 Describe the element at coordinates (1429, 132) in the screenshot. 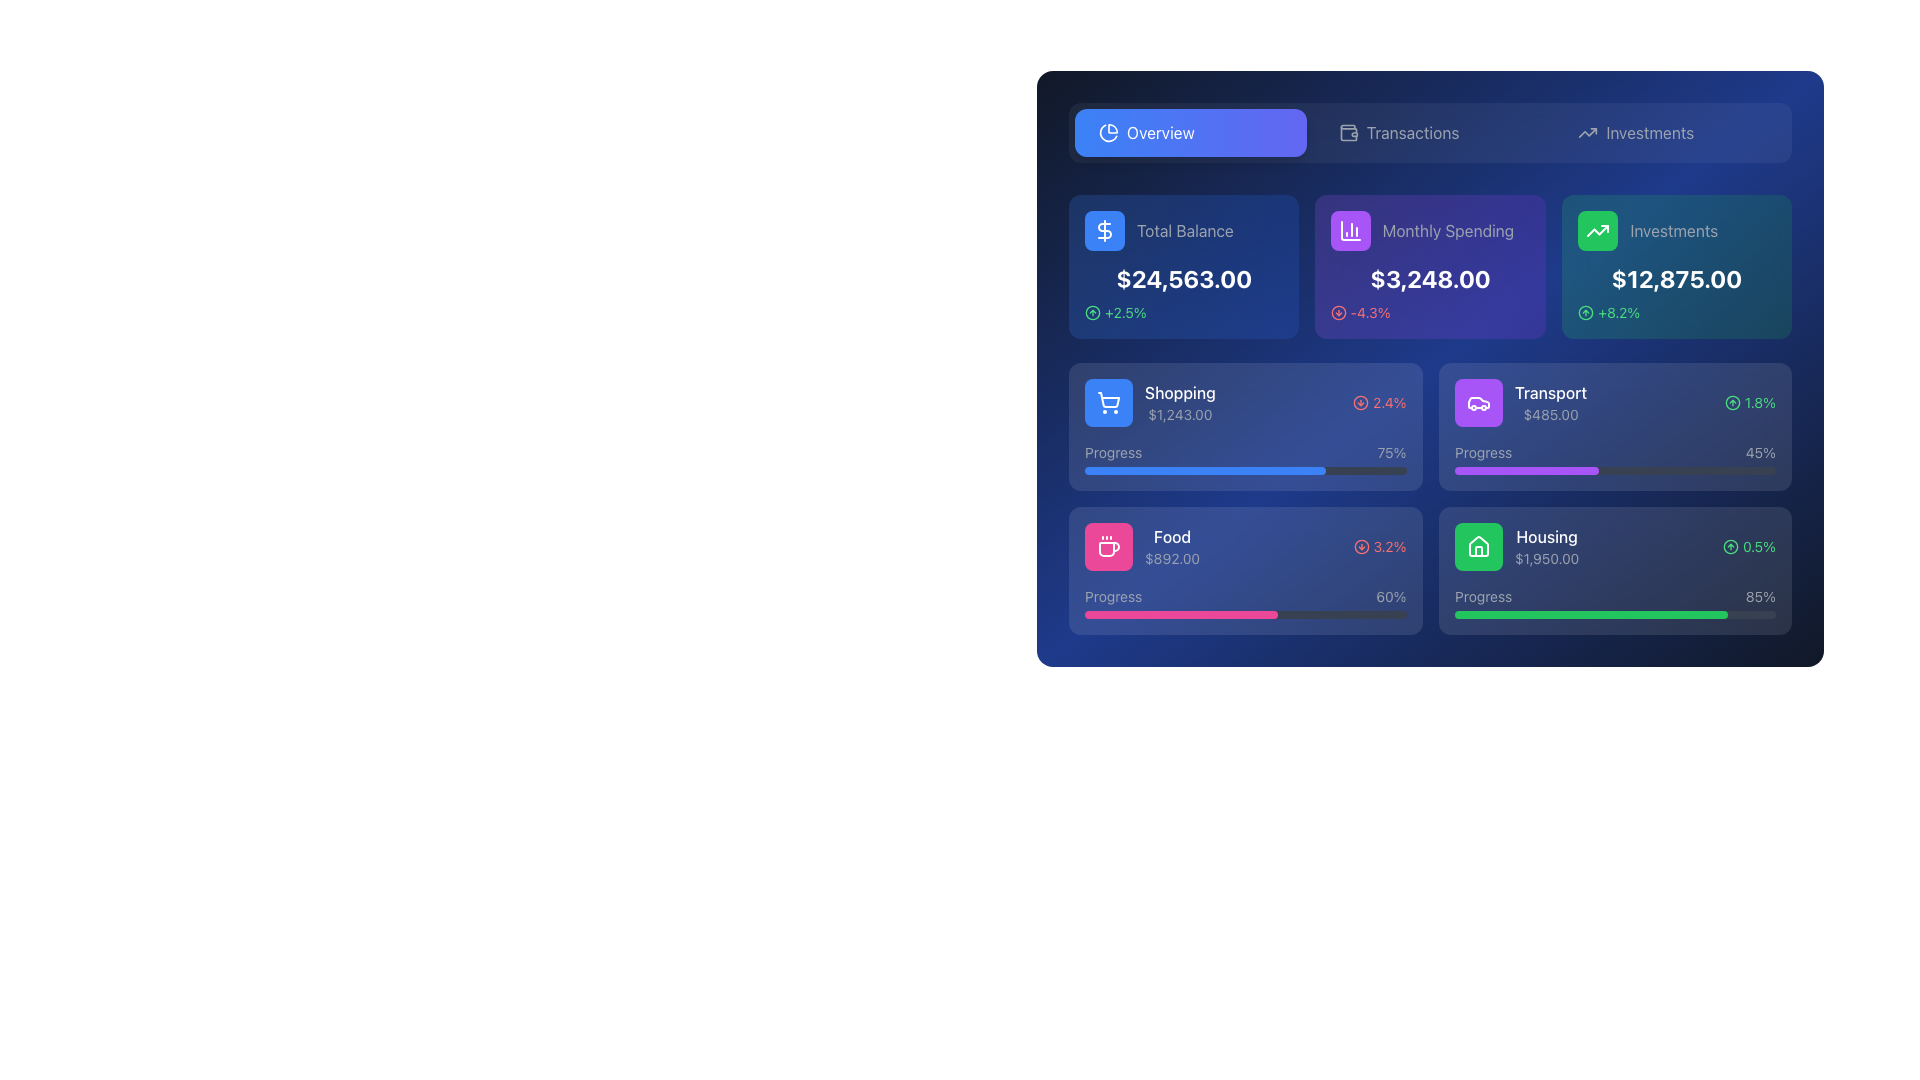

I see `the 'Transactions' button in the navigation bar for keyboard navigation` at that location.